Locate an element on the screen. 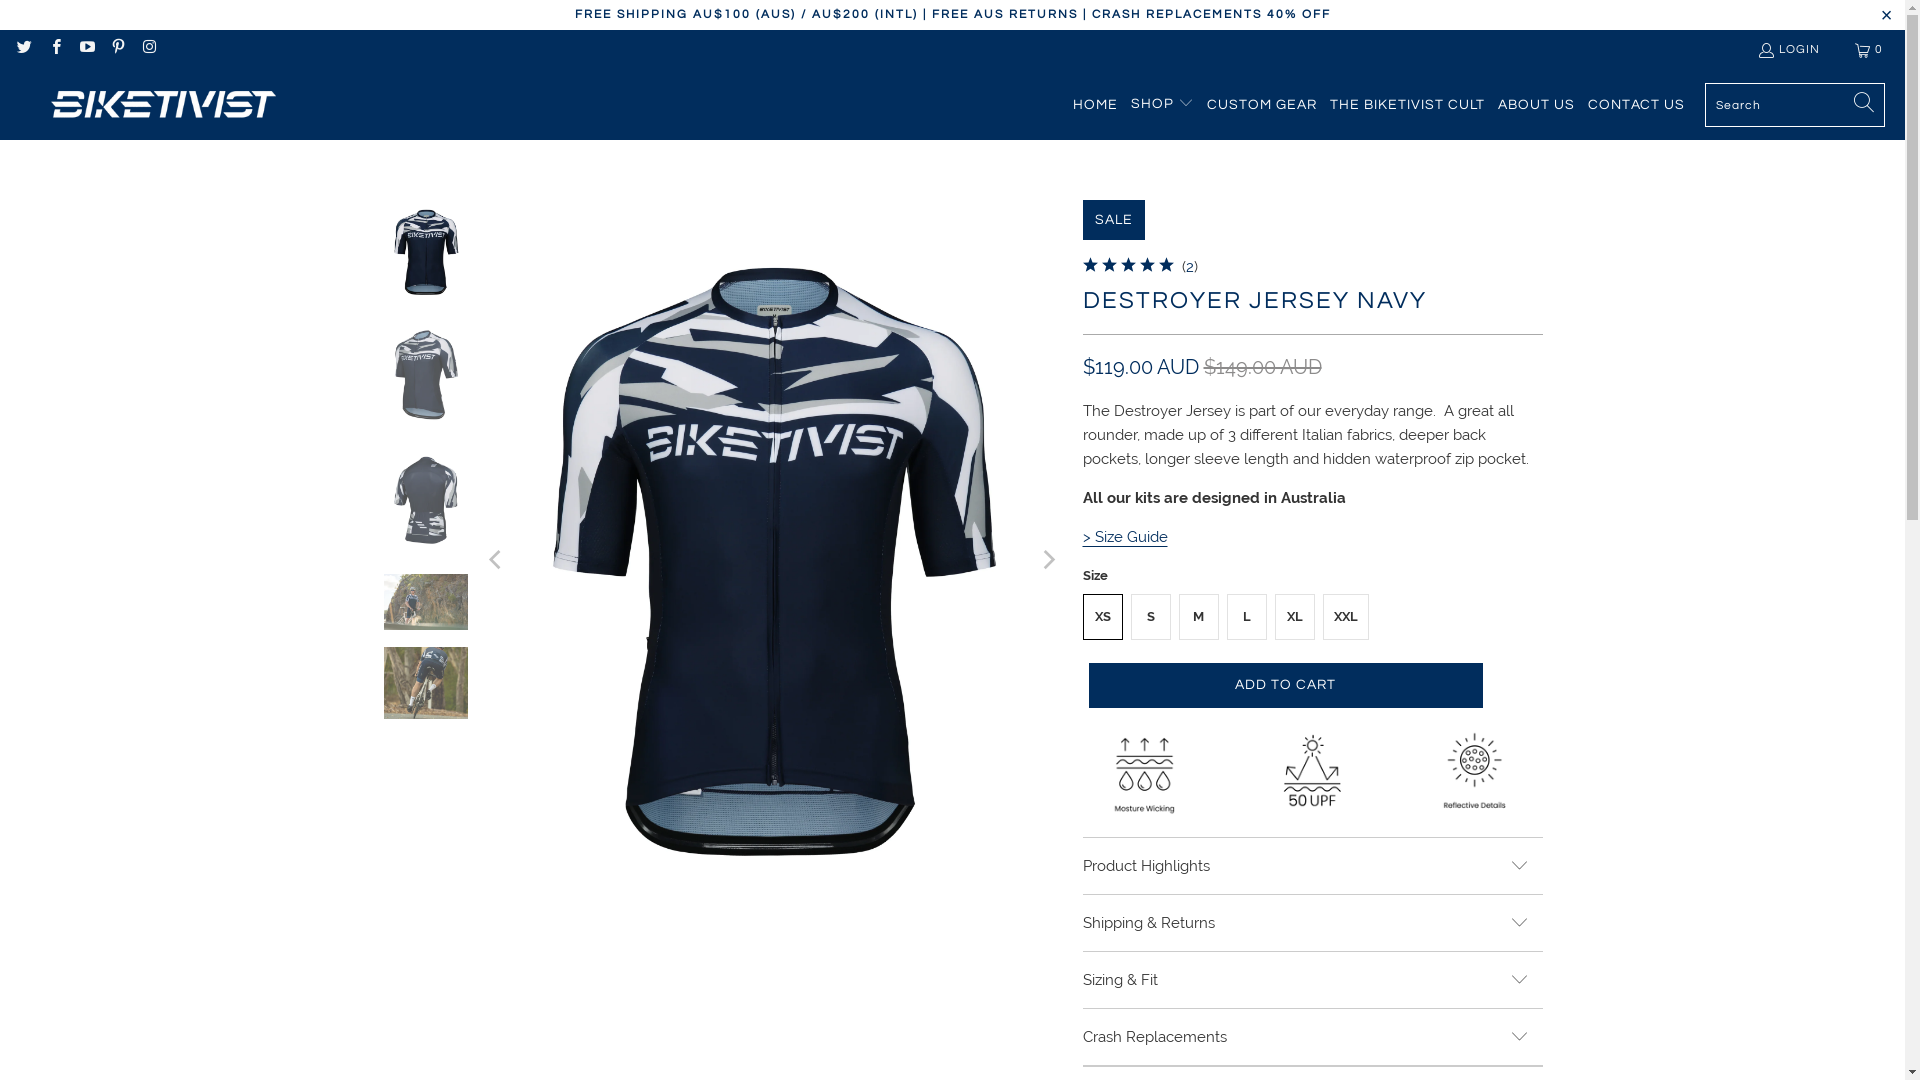 This screenshot has width=1920, height=1080. '> Size Guide' is located at coordinates (1124, 535).